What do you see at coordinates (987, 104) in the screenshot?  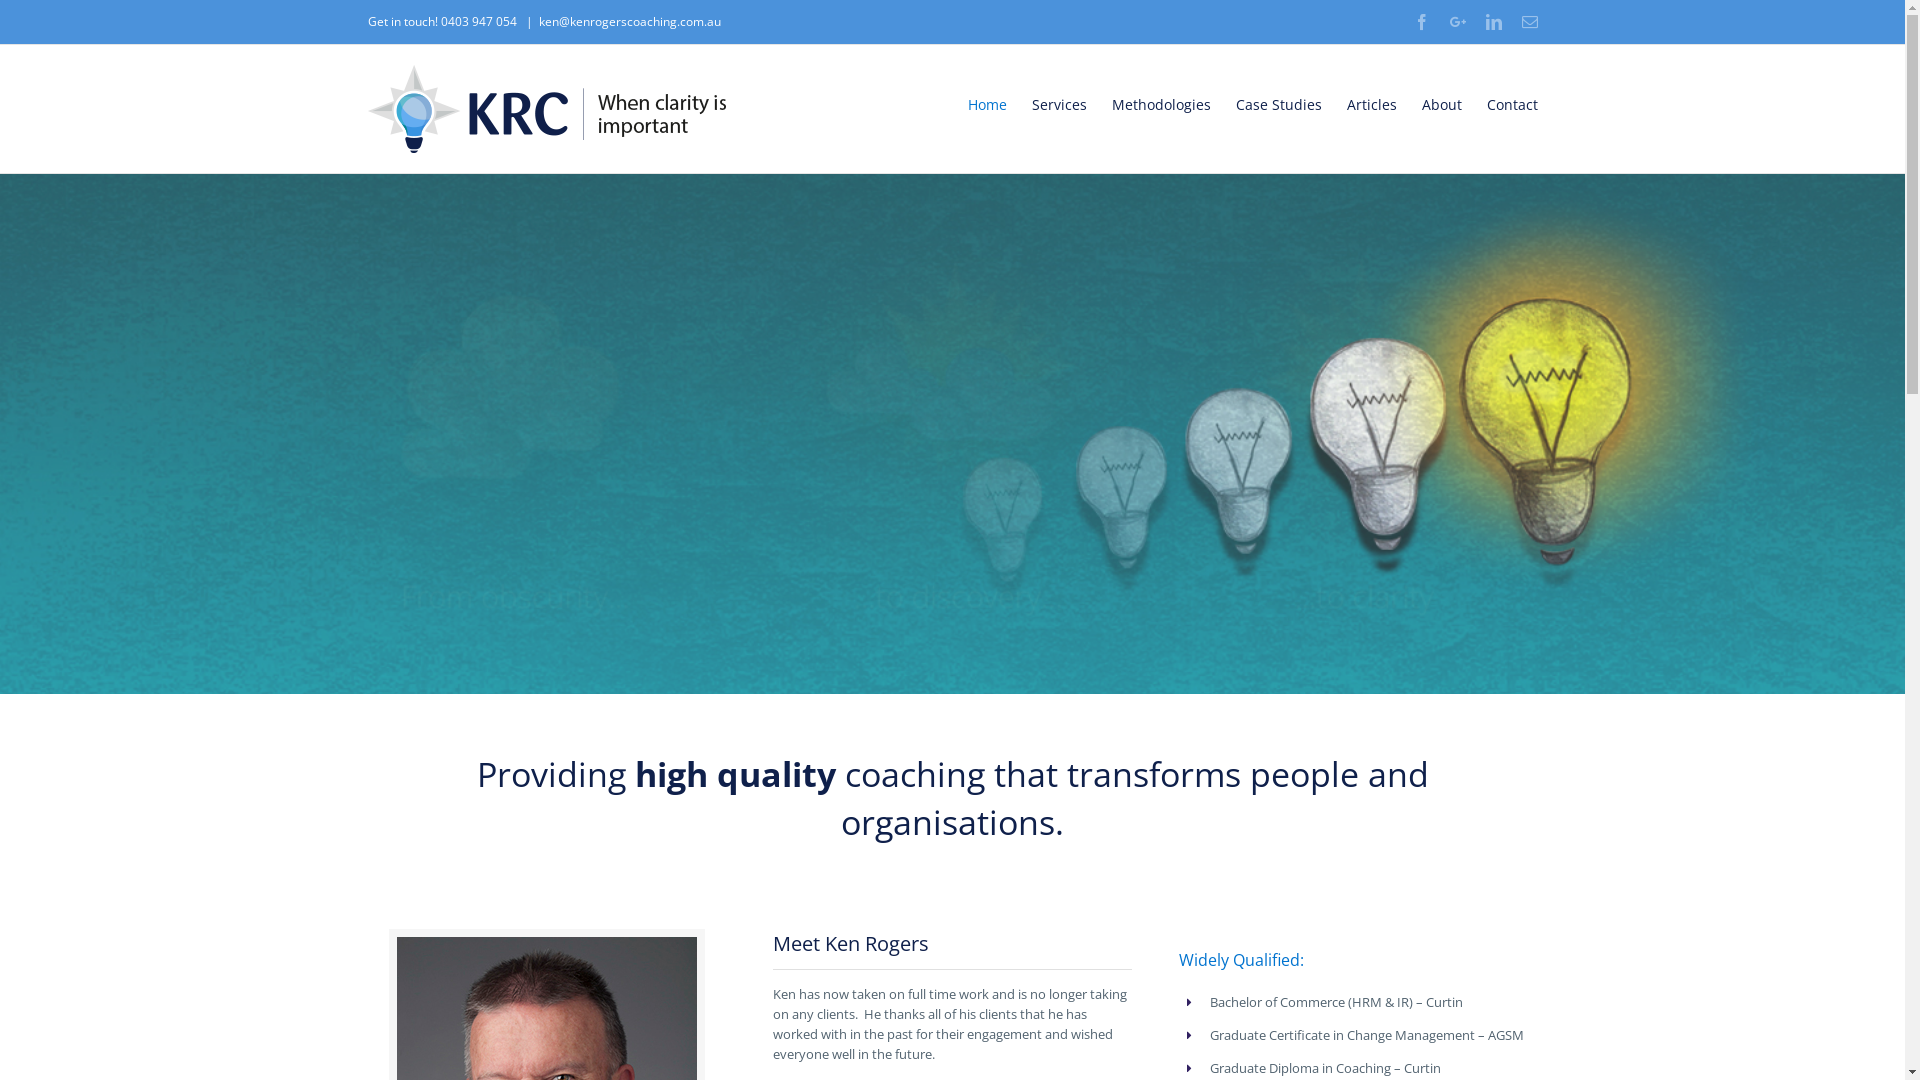 I see `'Home'` at bounding box center [987, 104].